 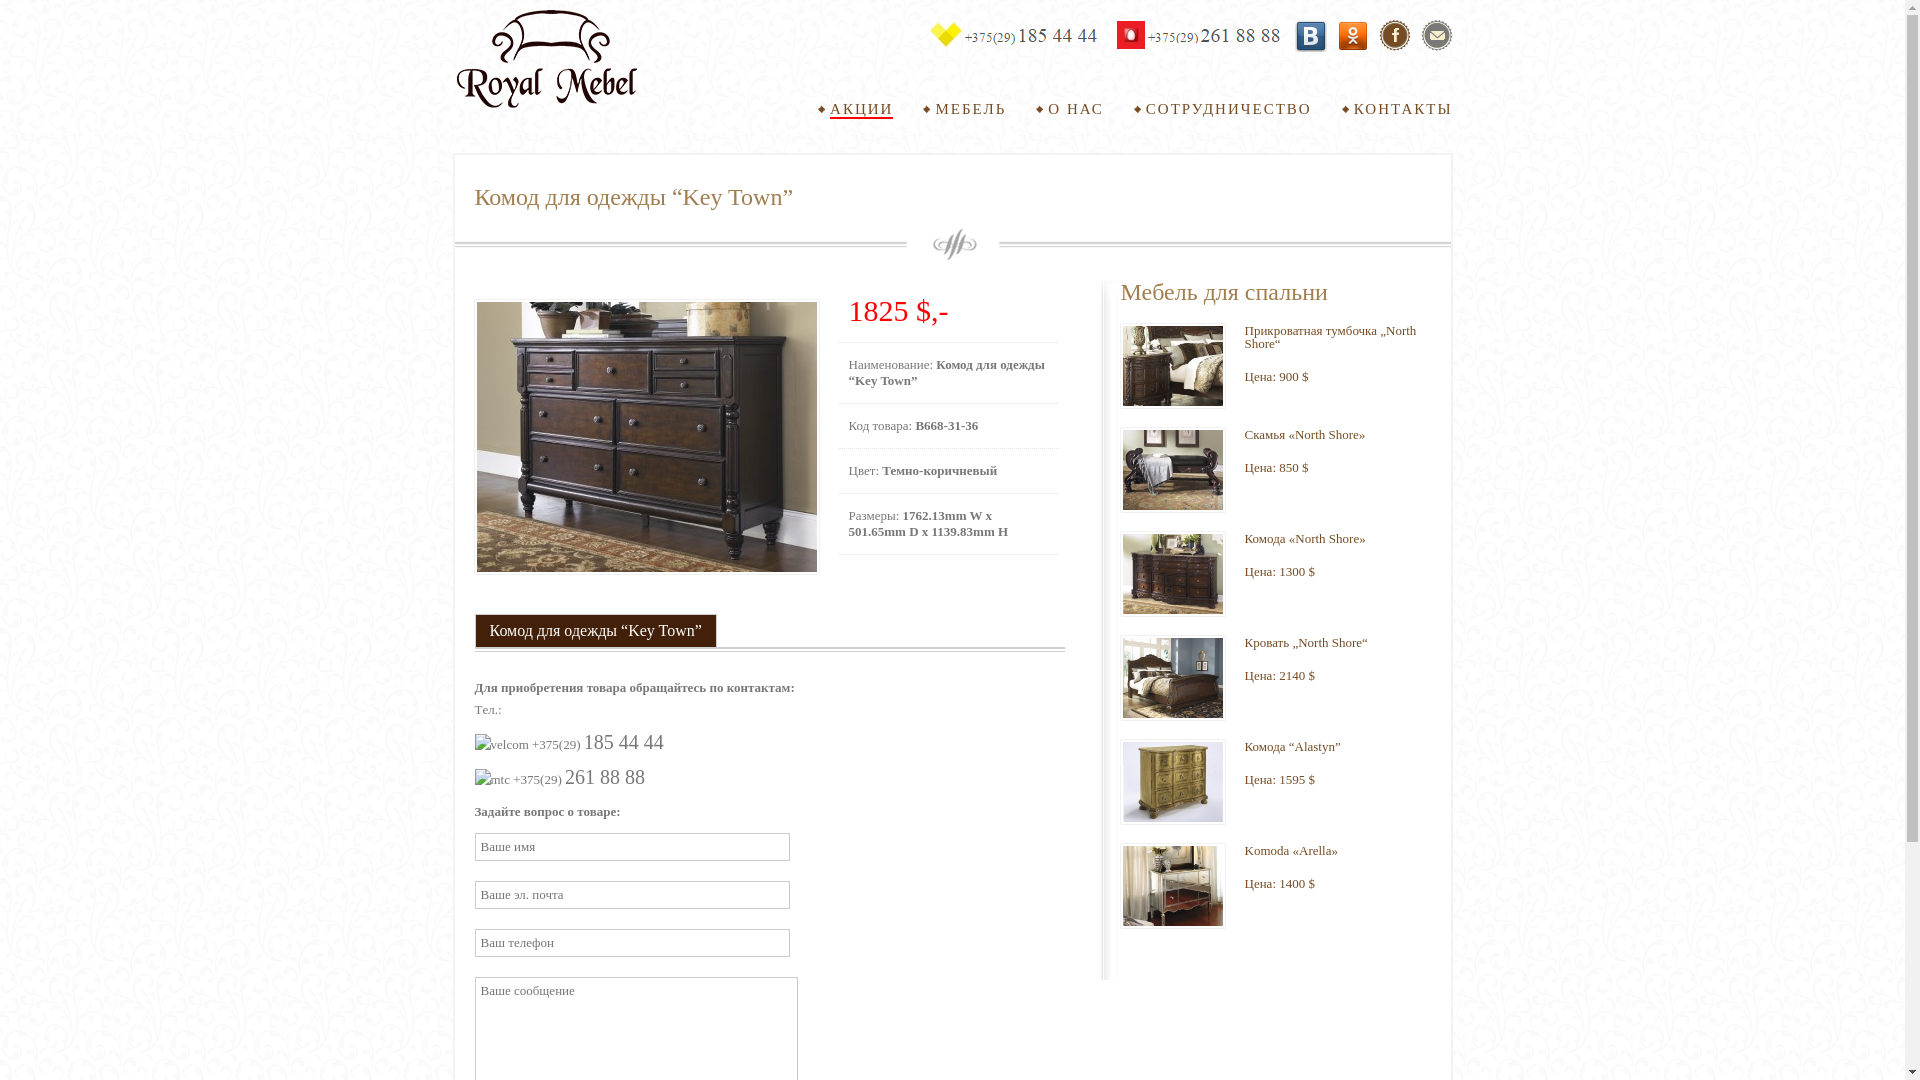 I want to click on 'Vkontakte', so click(x=1310, y=35).